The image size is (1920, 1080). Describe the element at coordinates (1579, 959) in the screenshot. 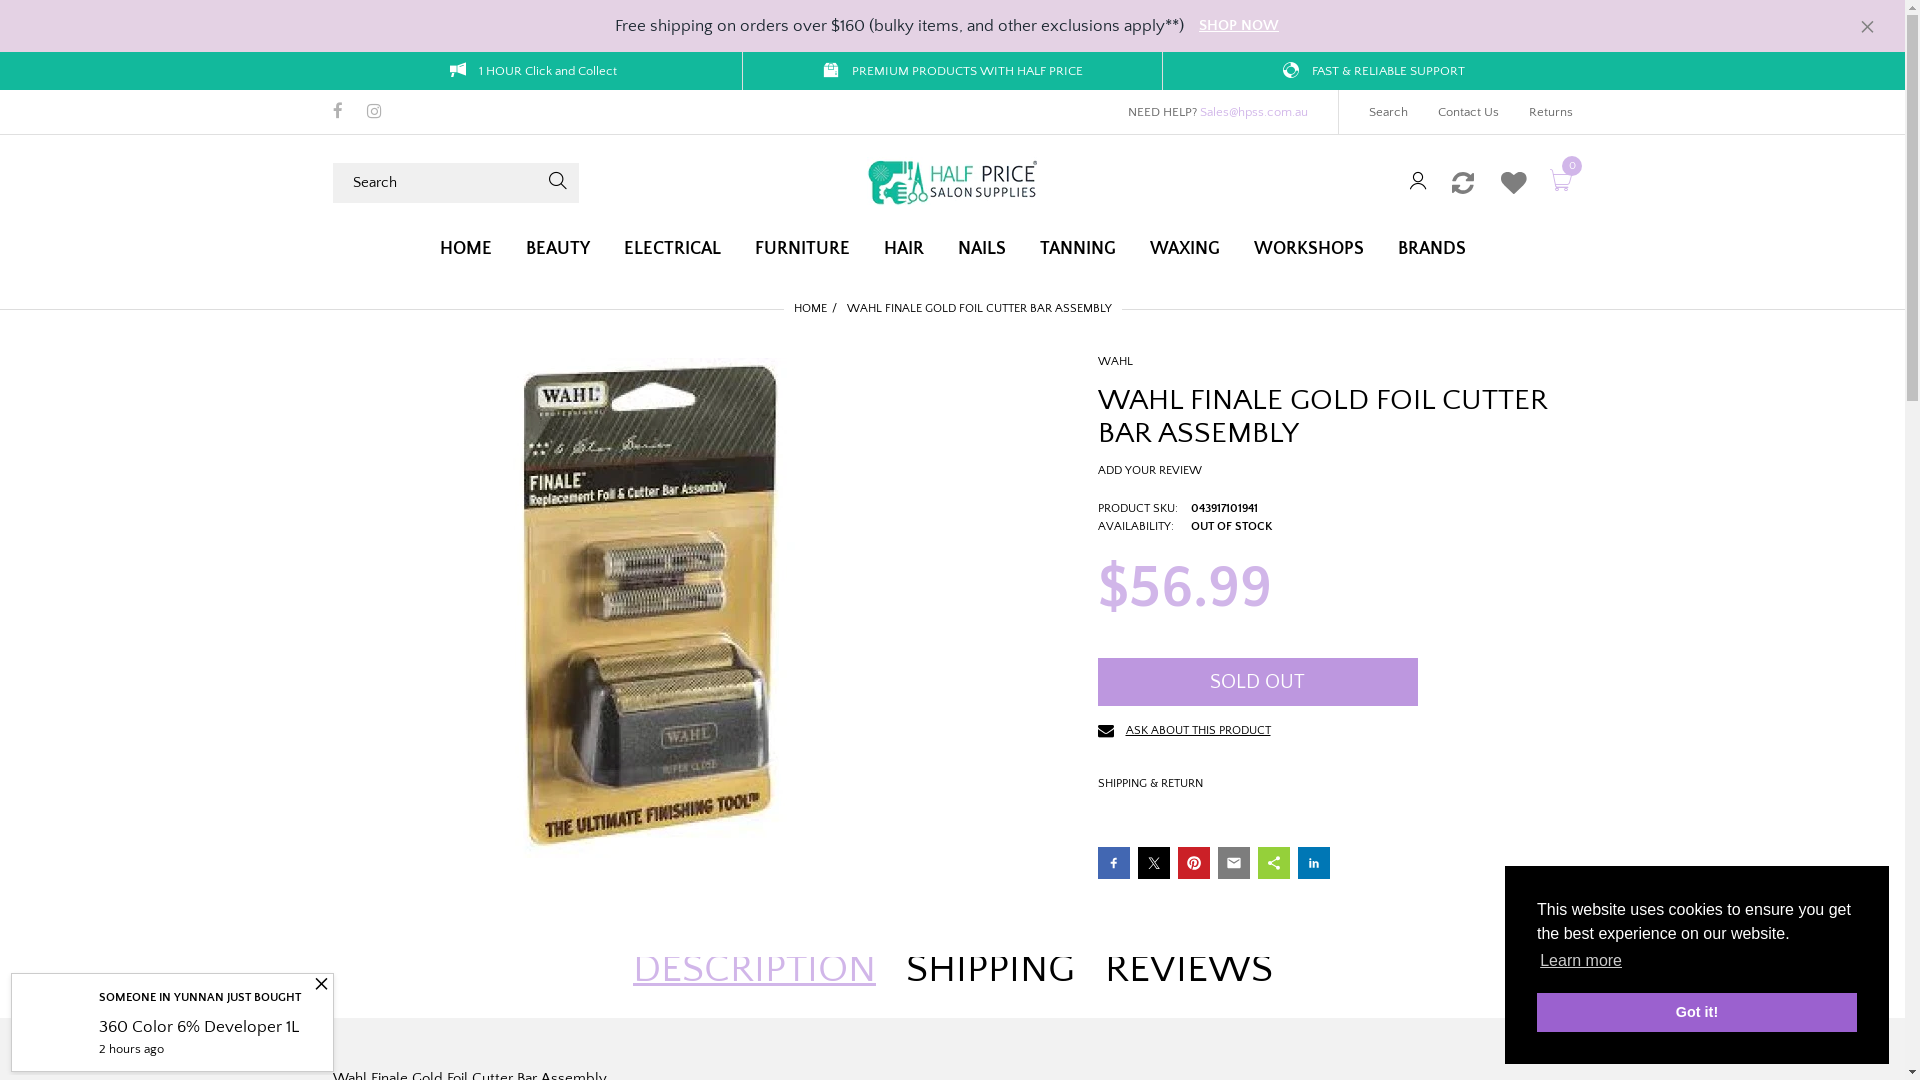

I see `'Learn more'` at that location.